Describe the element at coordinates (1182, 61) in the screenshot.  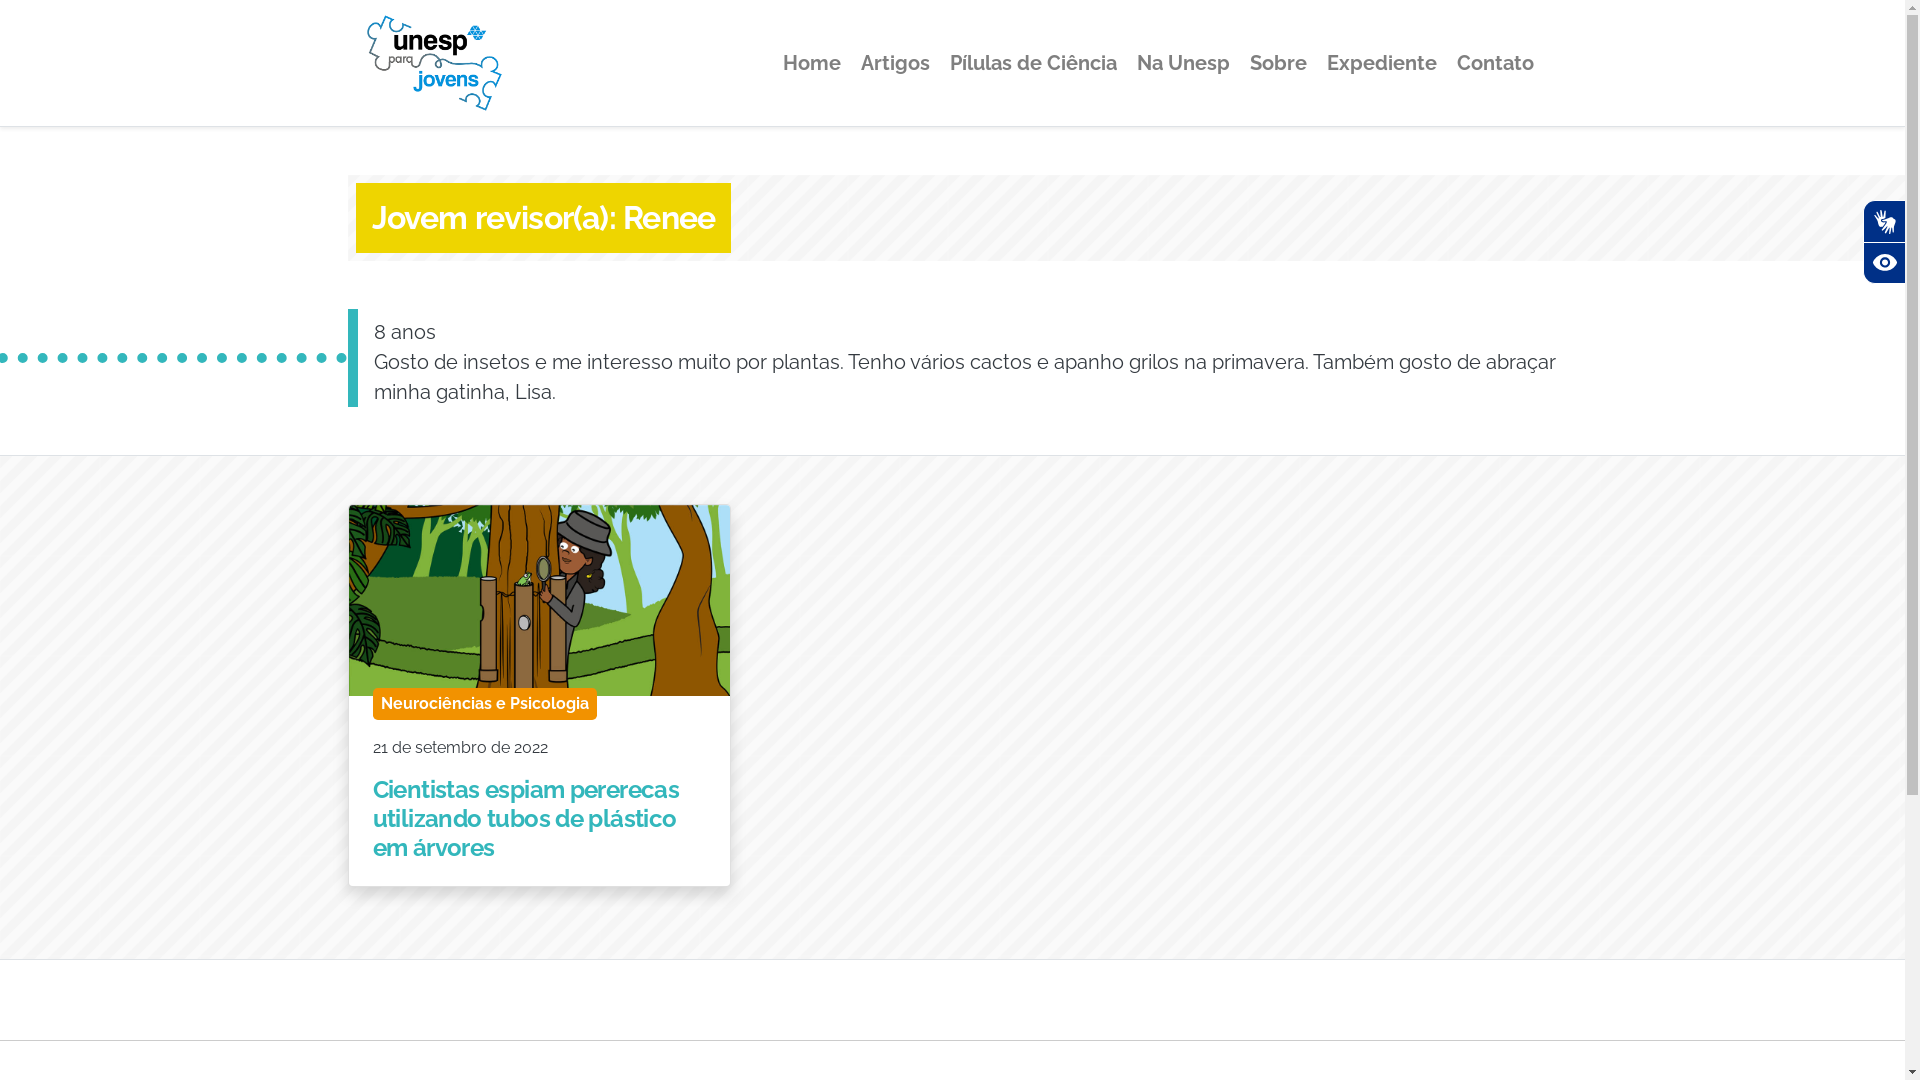
I see `'Na Unesp'` at that location.